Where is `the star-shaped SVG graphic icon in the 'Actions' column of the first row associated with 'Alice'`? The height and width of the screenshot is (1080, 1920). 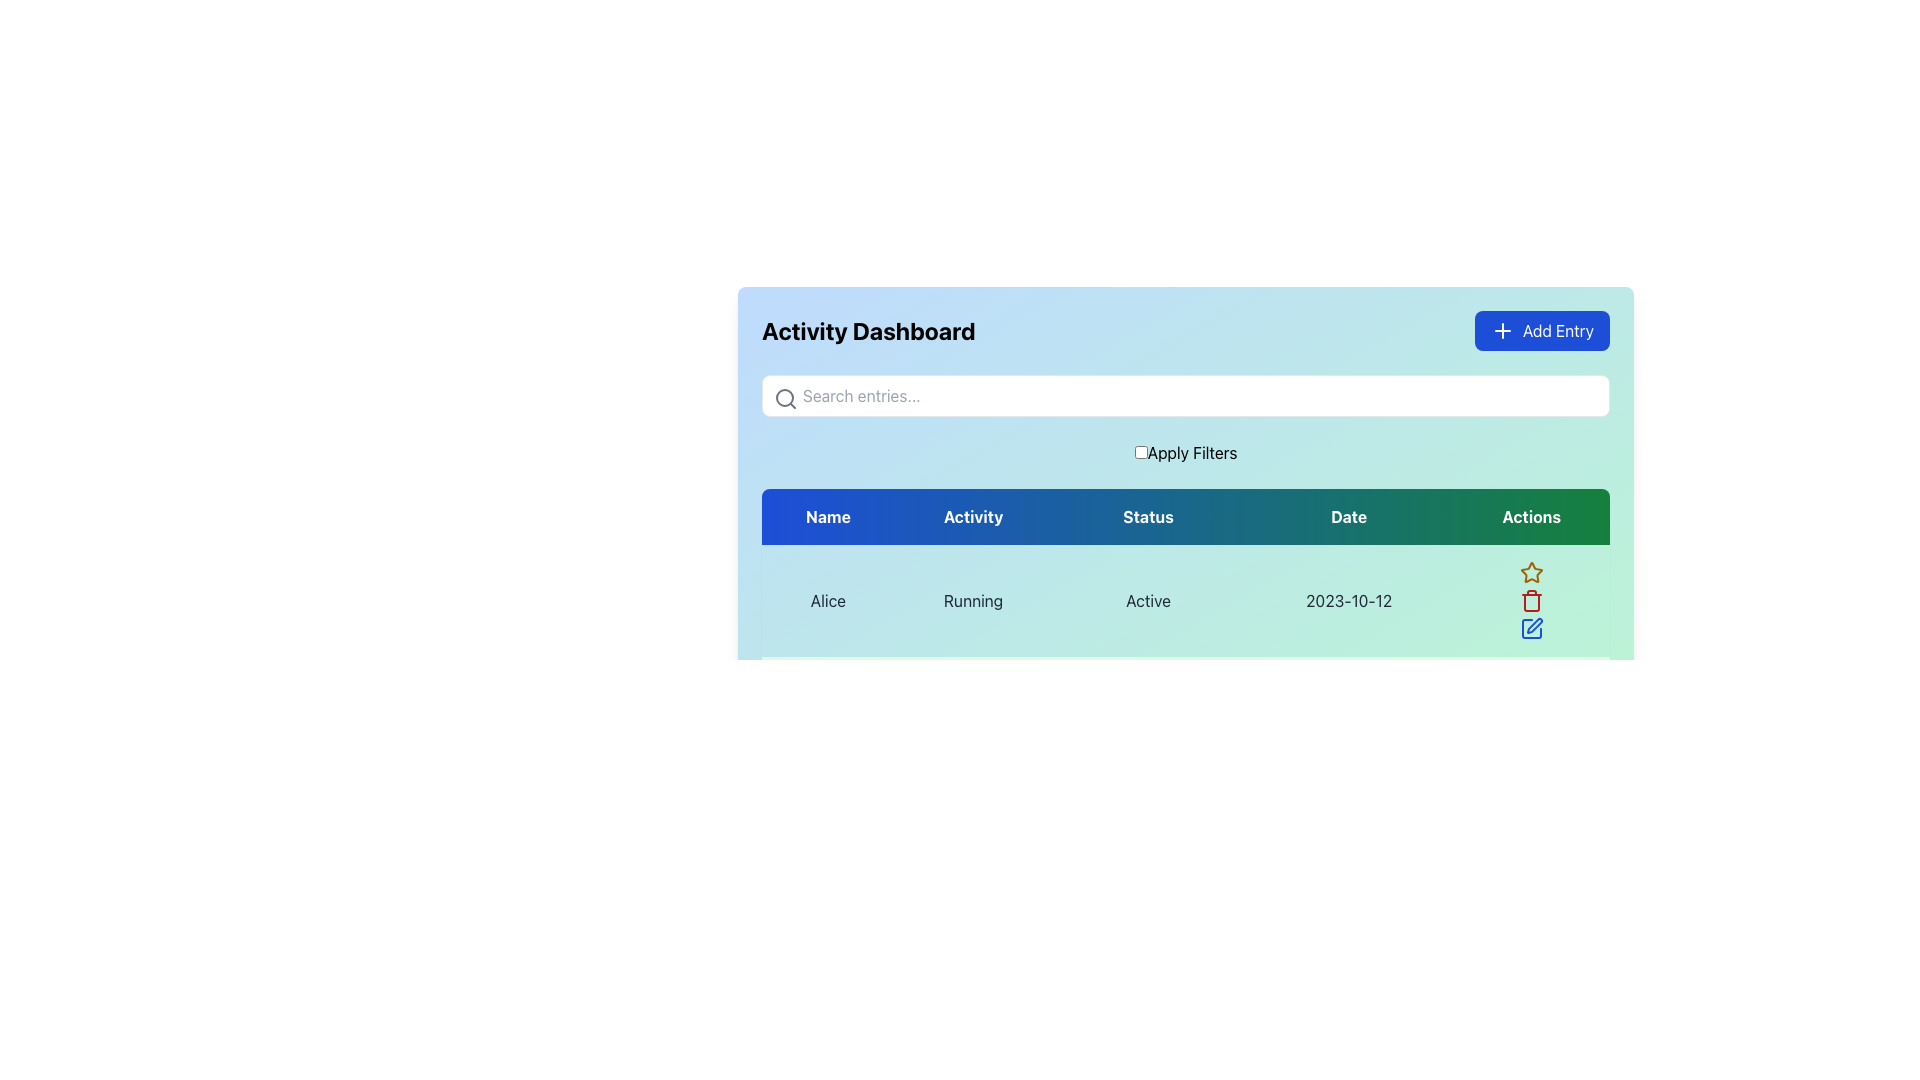
the star-shaped SVG graphic icon in the 'Actions' column of the first row associated with 'Alice' is located at coordinates (1530, 572).